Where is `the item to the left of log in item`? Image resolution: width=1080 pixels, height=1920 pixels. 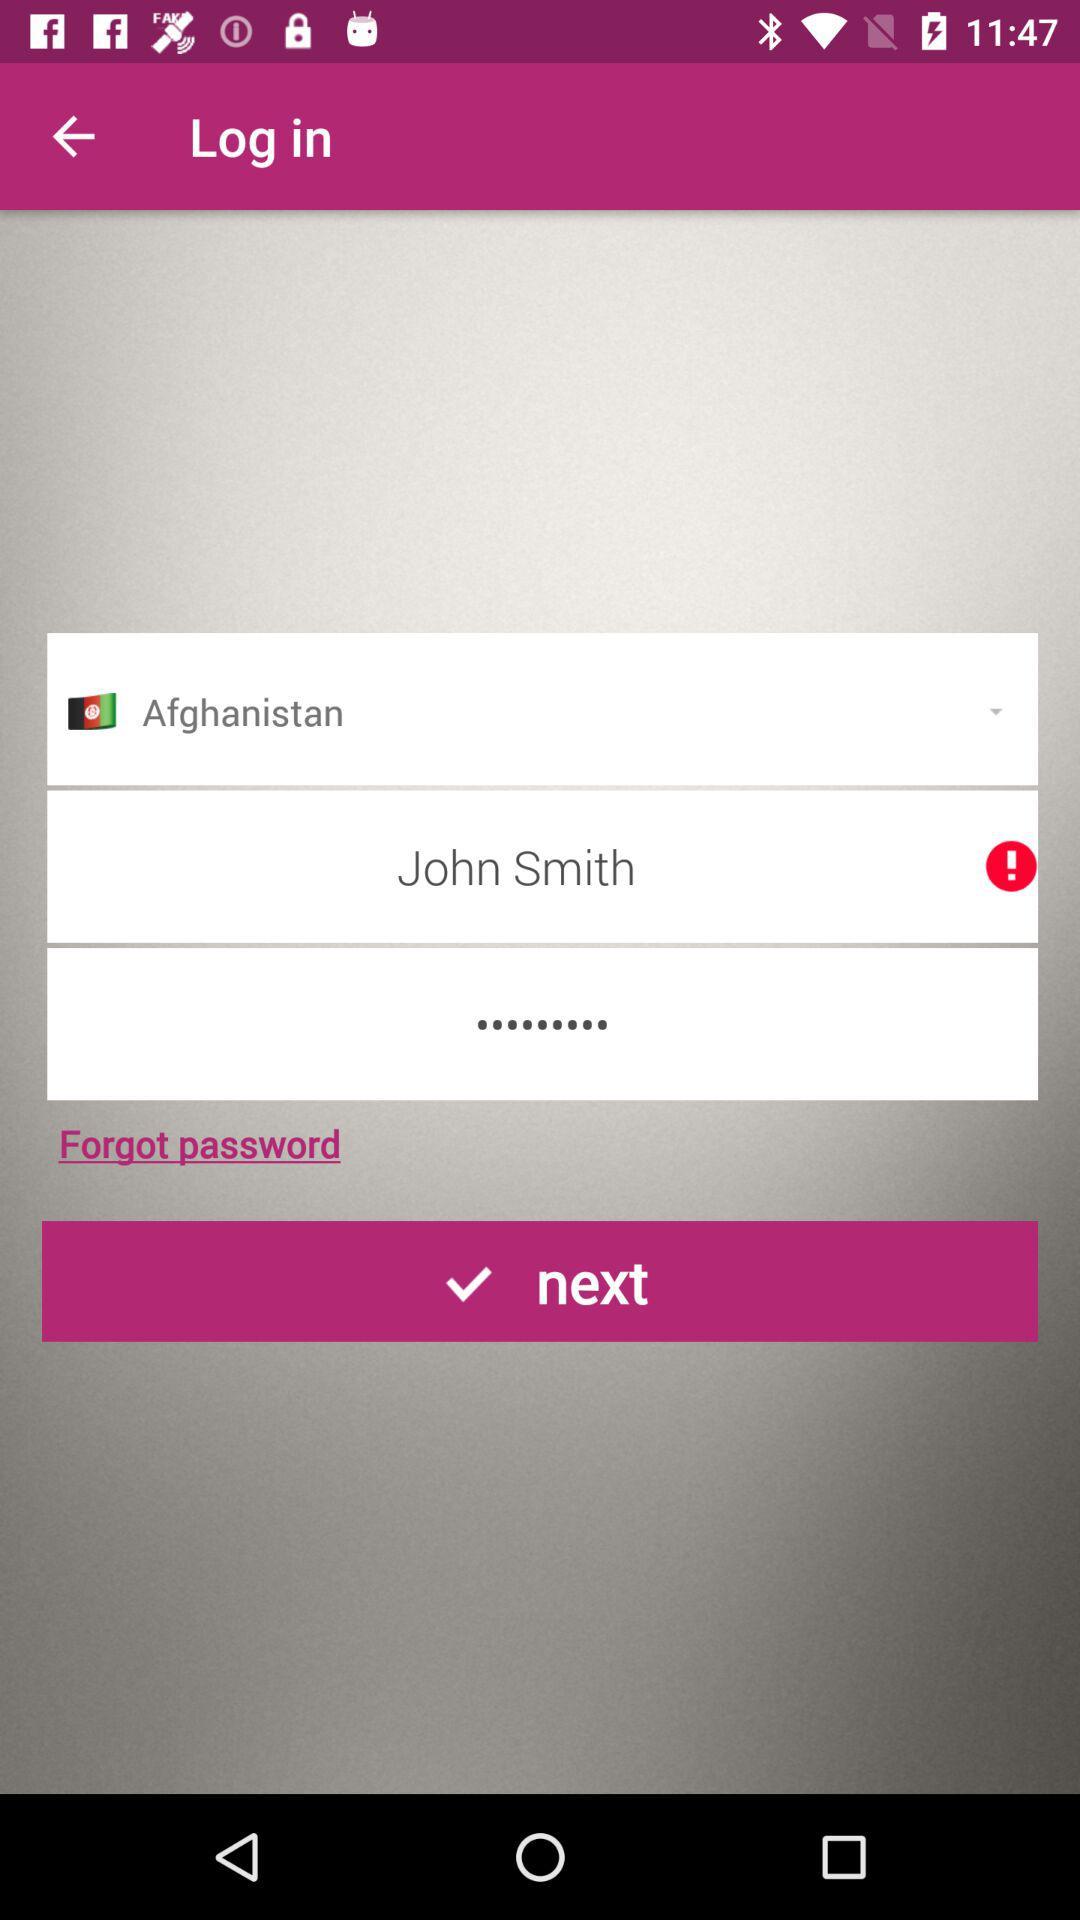
the item to the left of log in item is located at coordinates (72, 135).